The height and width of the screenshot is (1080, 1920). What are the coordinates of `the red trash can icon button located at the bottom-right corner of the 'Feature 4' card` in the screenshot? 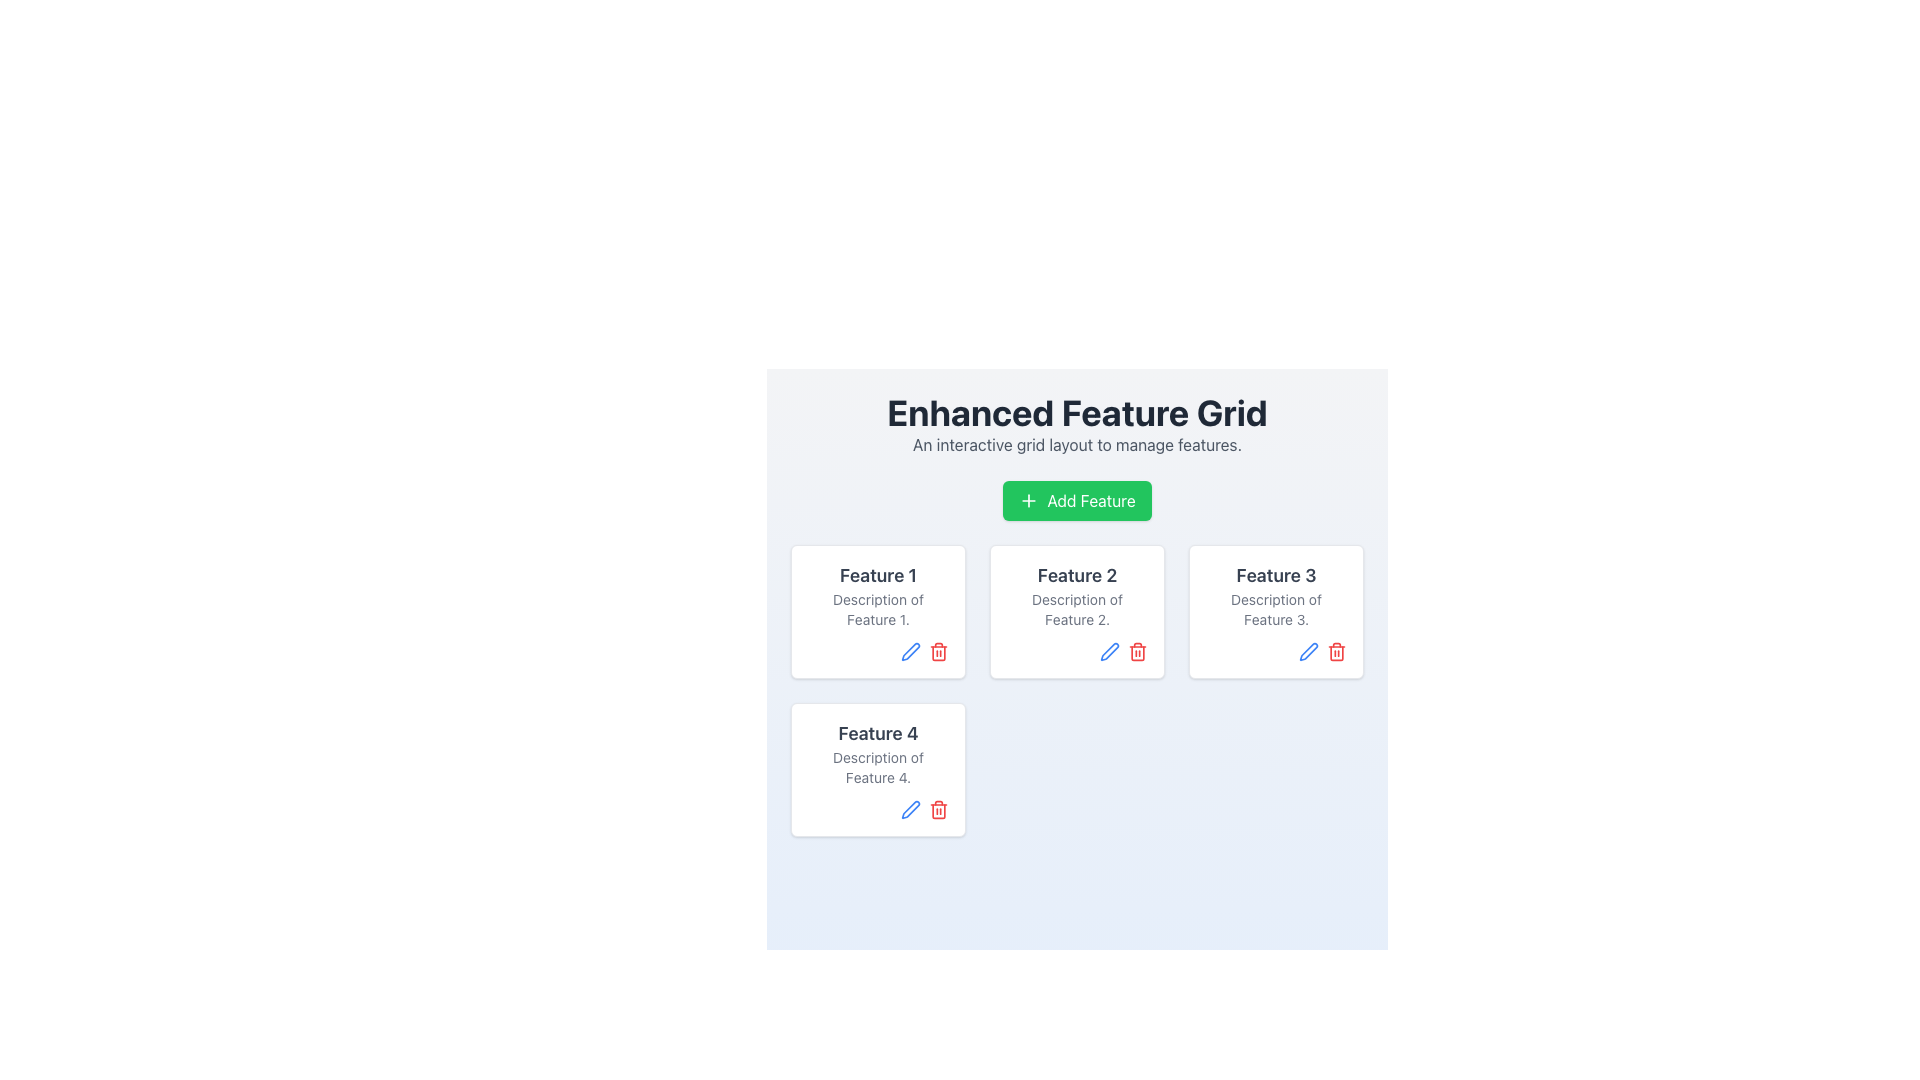 It's located at (938, 810).